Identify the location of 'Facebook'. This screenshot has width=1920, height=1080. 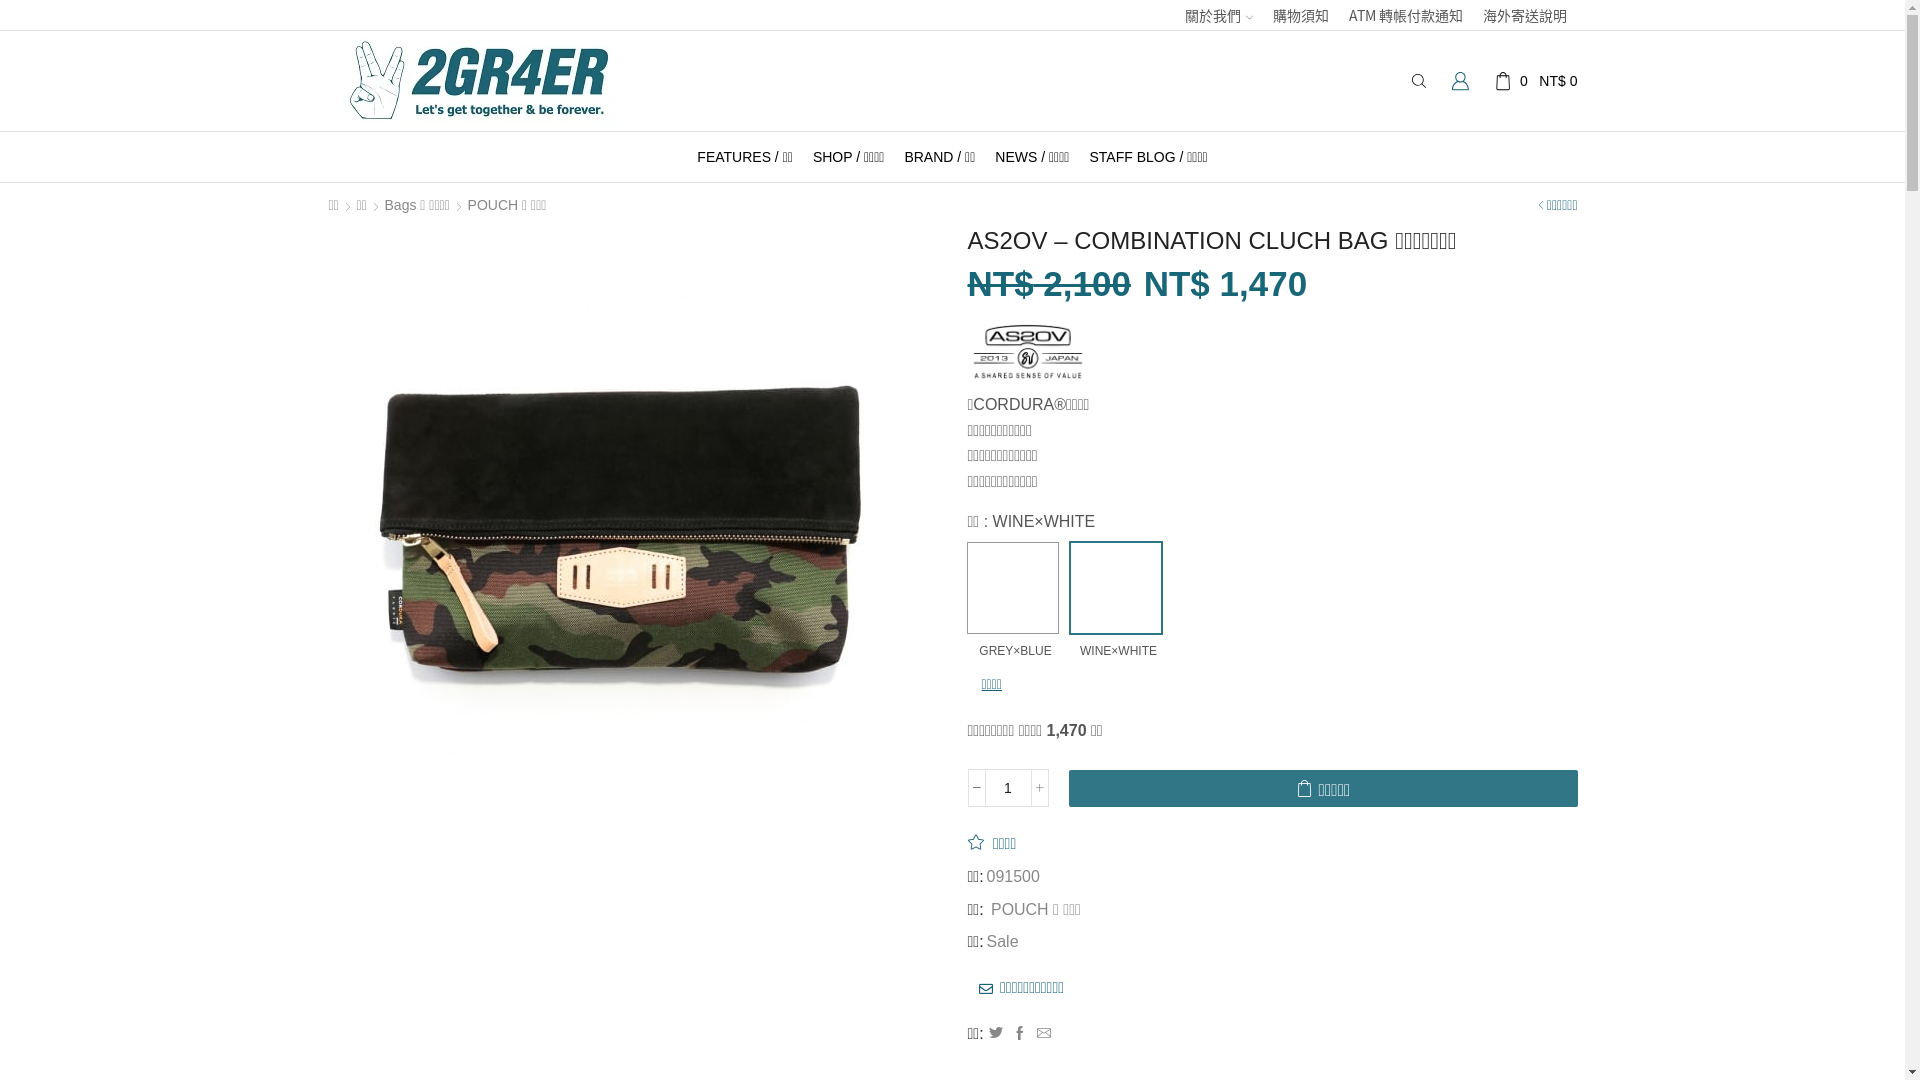
(1019, 1033).